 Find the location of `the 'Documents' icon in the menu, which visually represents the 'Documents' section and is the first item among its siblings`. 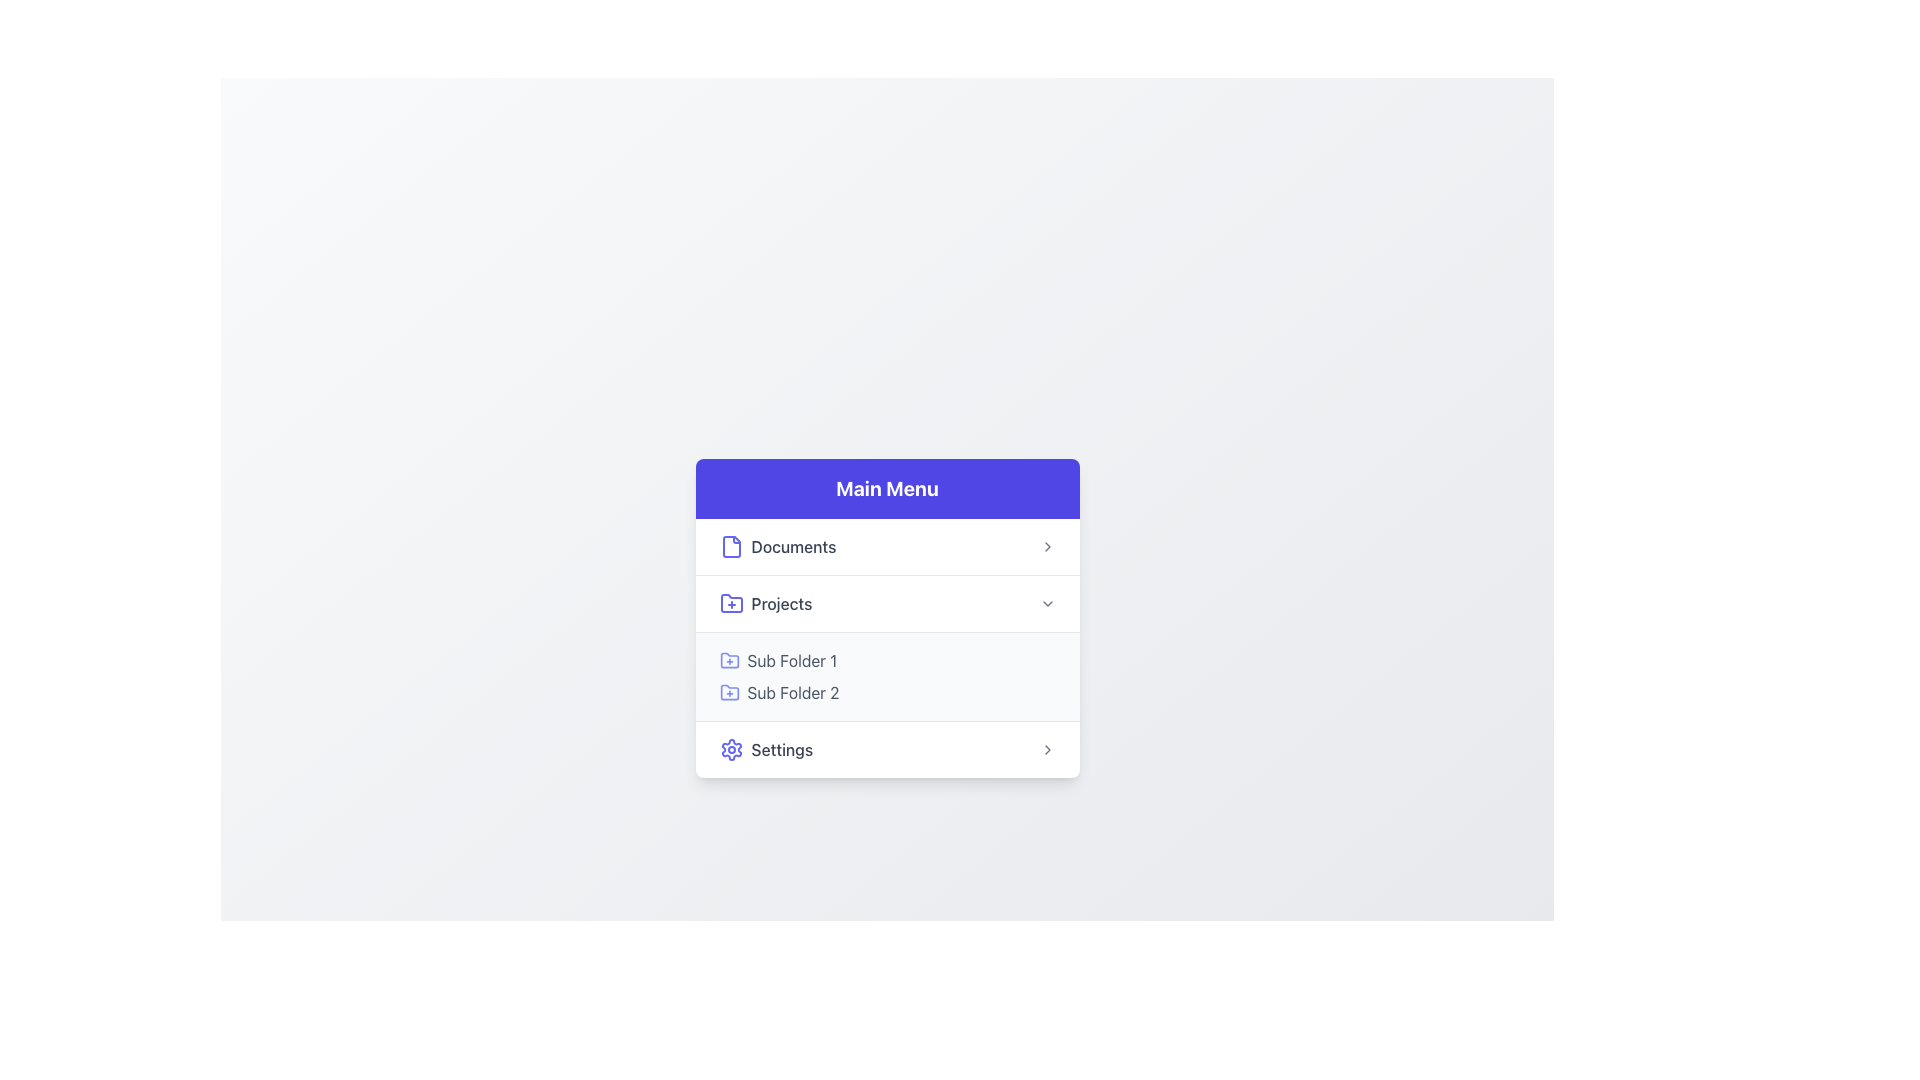

the 'Documents' icon in the menu, which visually represents the 'Documents' section and is the first item among its siblings is located at coordinates (730, 546).